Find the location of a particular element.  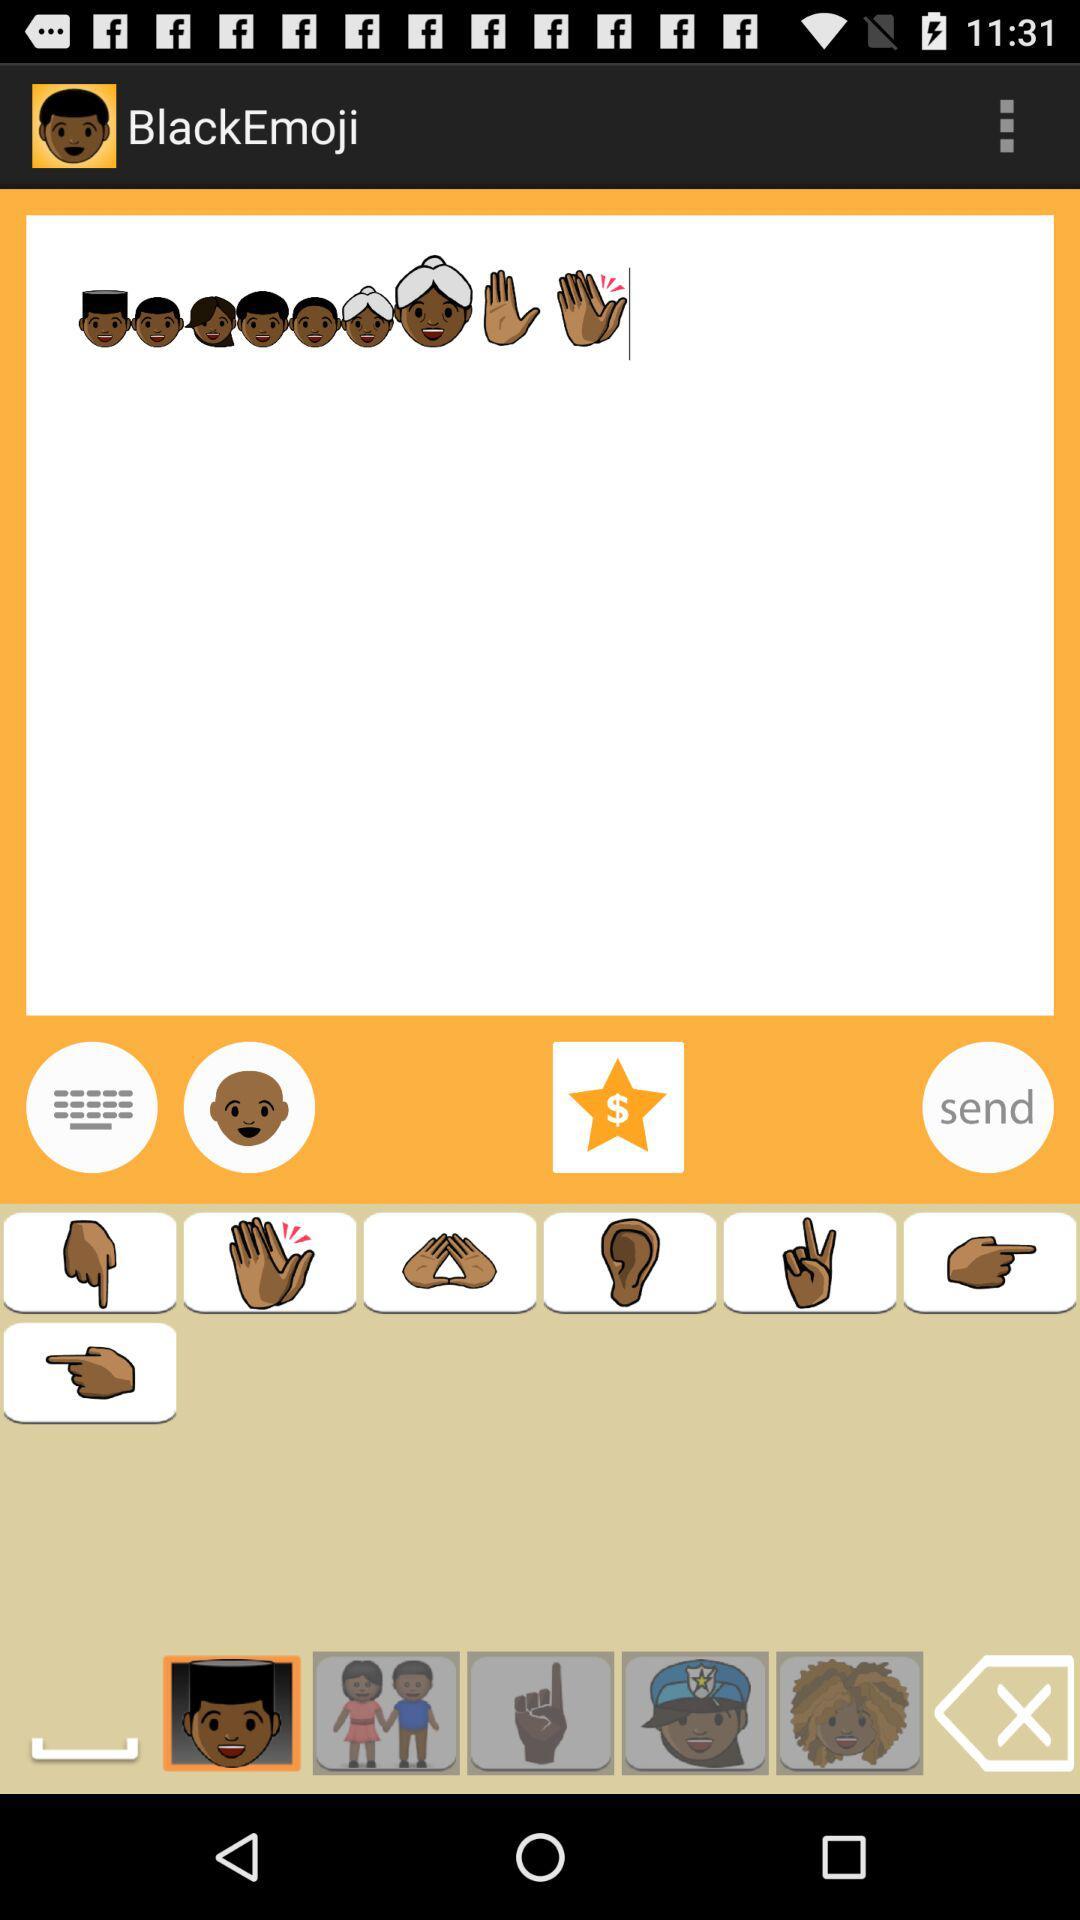

message is located at coordinates (987, 1106).